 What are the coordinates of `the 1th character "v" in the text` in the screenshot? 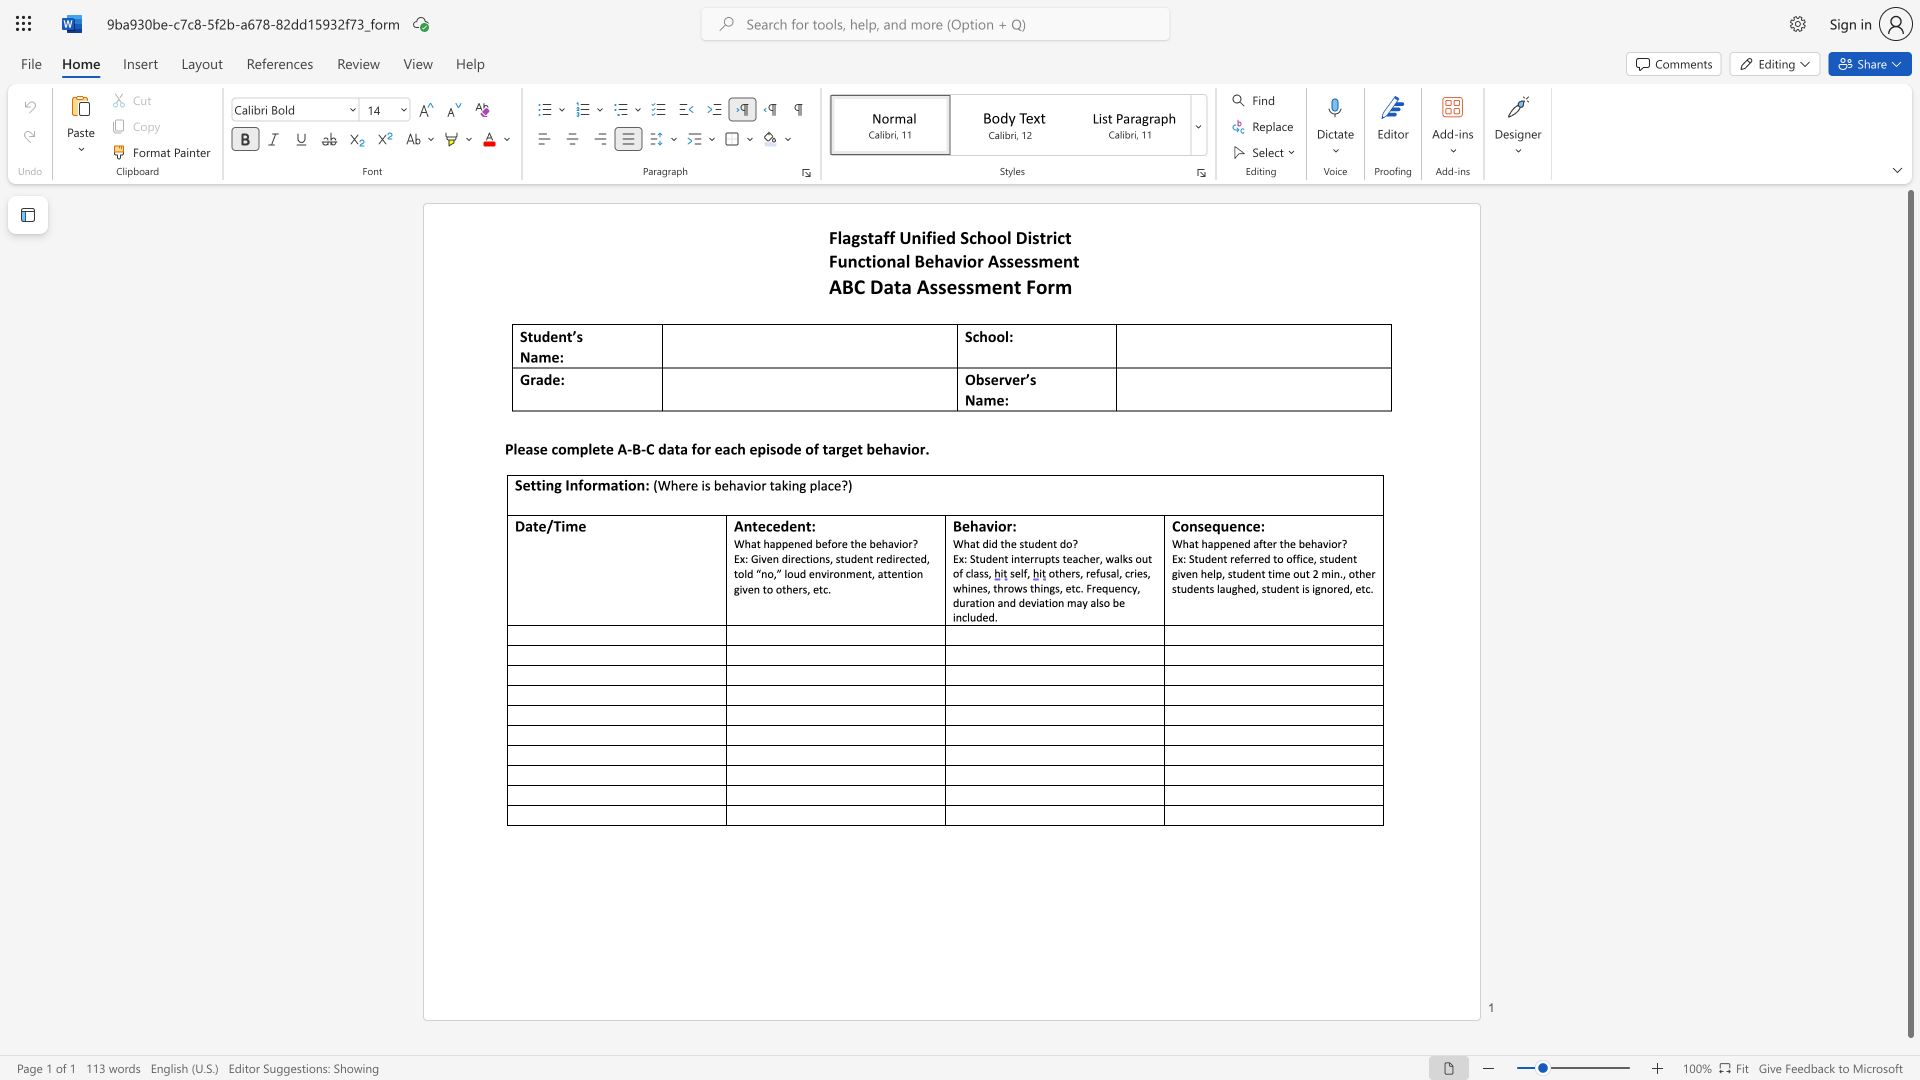 It's located at (957, 260).